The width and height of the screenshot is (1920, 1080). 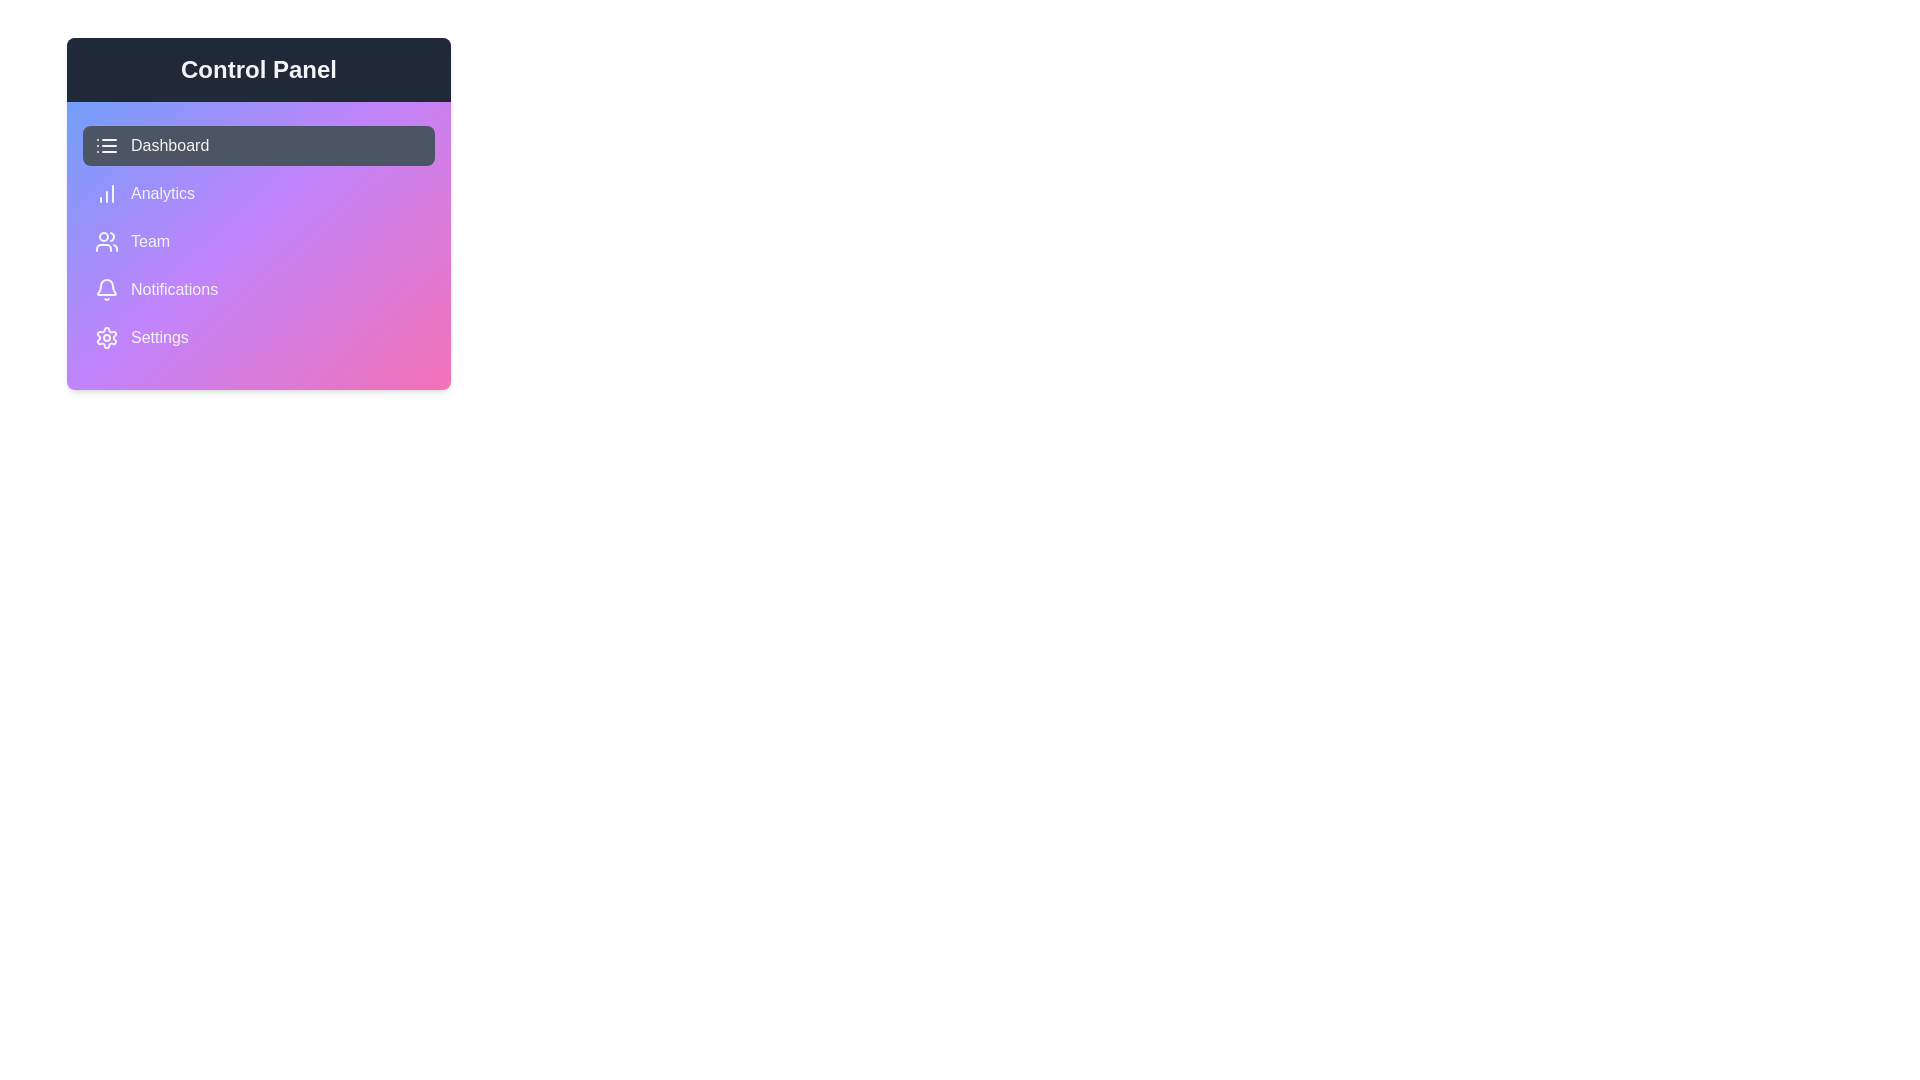 I want to click on the Notifications label in the Control Panel menu which is positioned below the Team menu item and above the Settings menu item, so click(x=174, y=289).